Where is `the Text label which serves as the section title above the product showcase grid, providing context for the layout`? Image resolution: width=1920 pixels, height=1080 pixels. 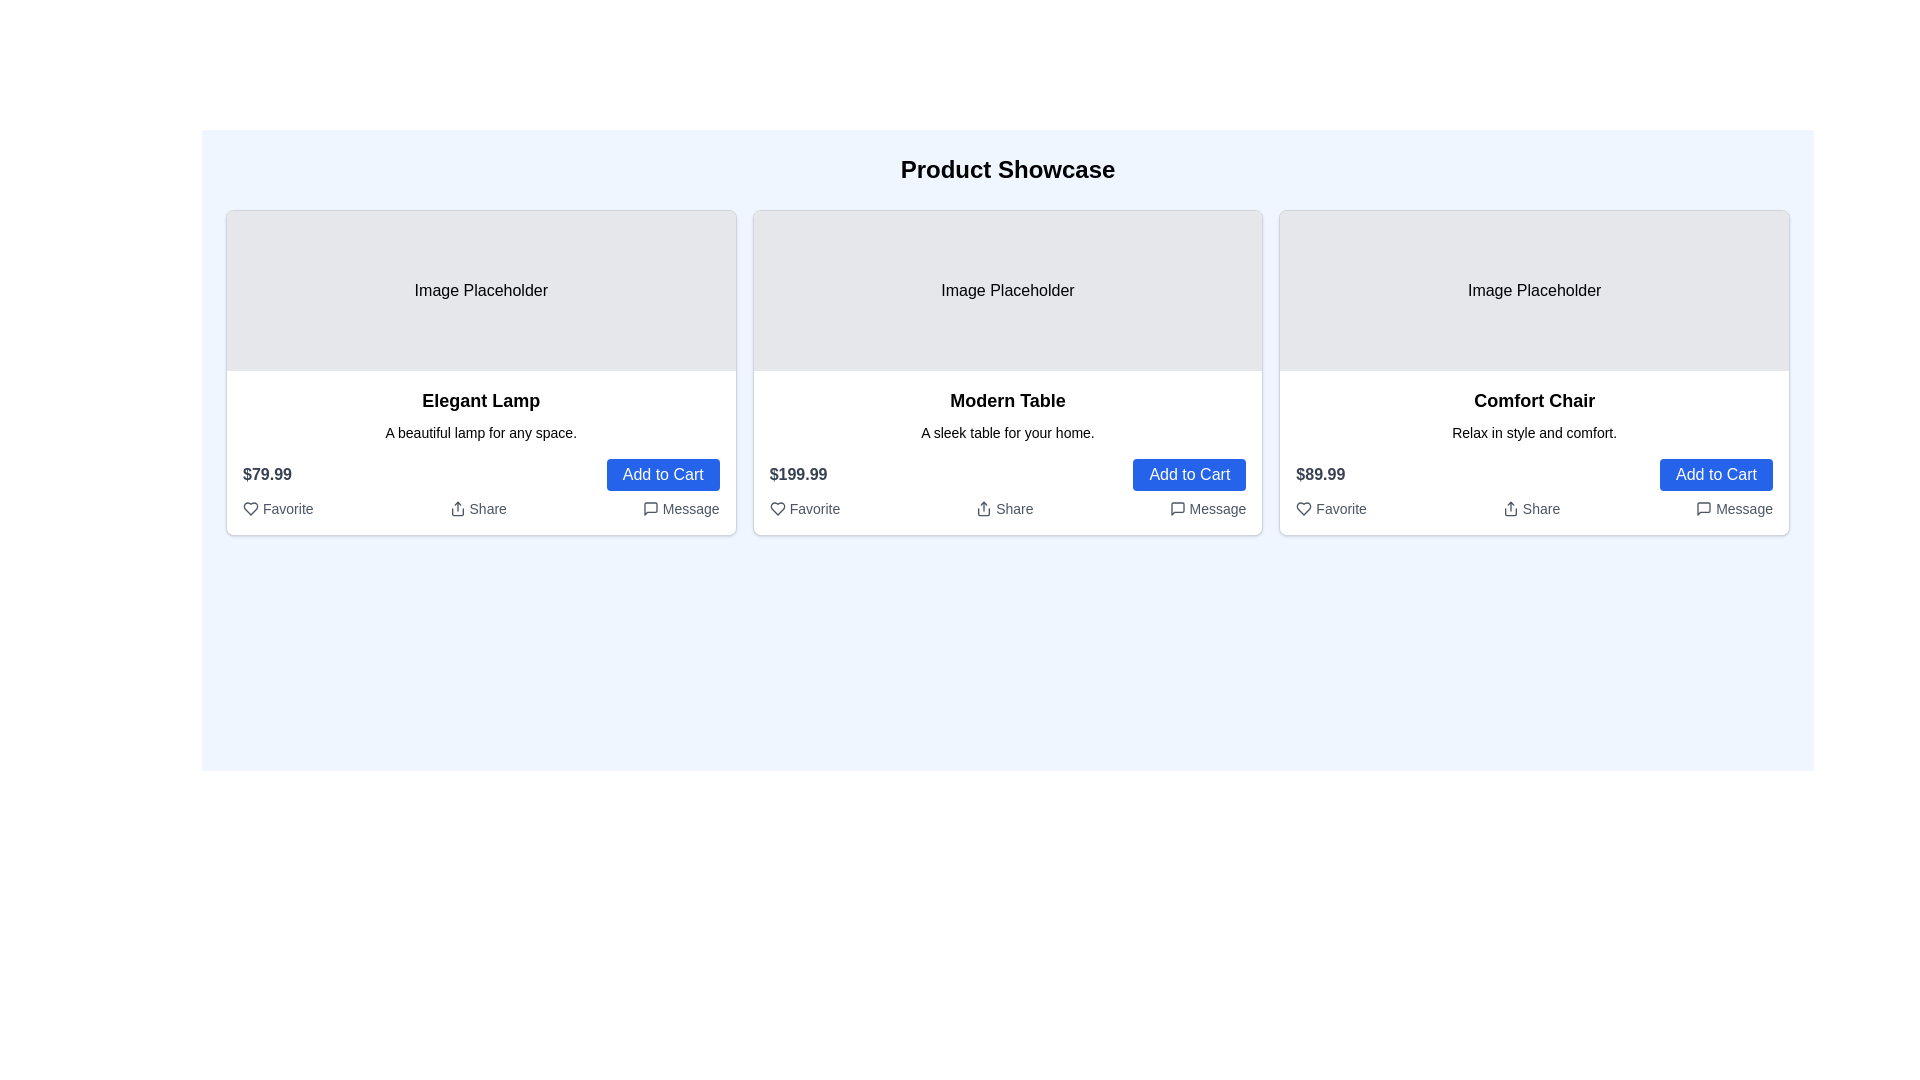
the Text label which serves as the section title above the product showcase grid, providing context for the layout is located at coordinates (1008, 168).